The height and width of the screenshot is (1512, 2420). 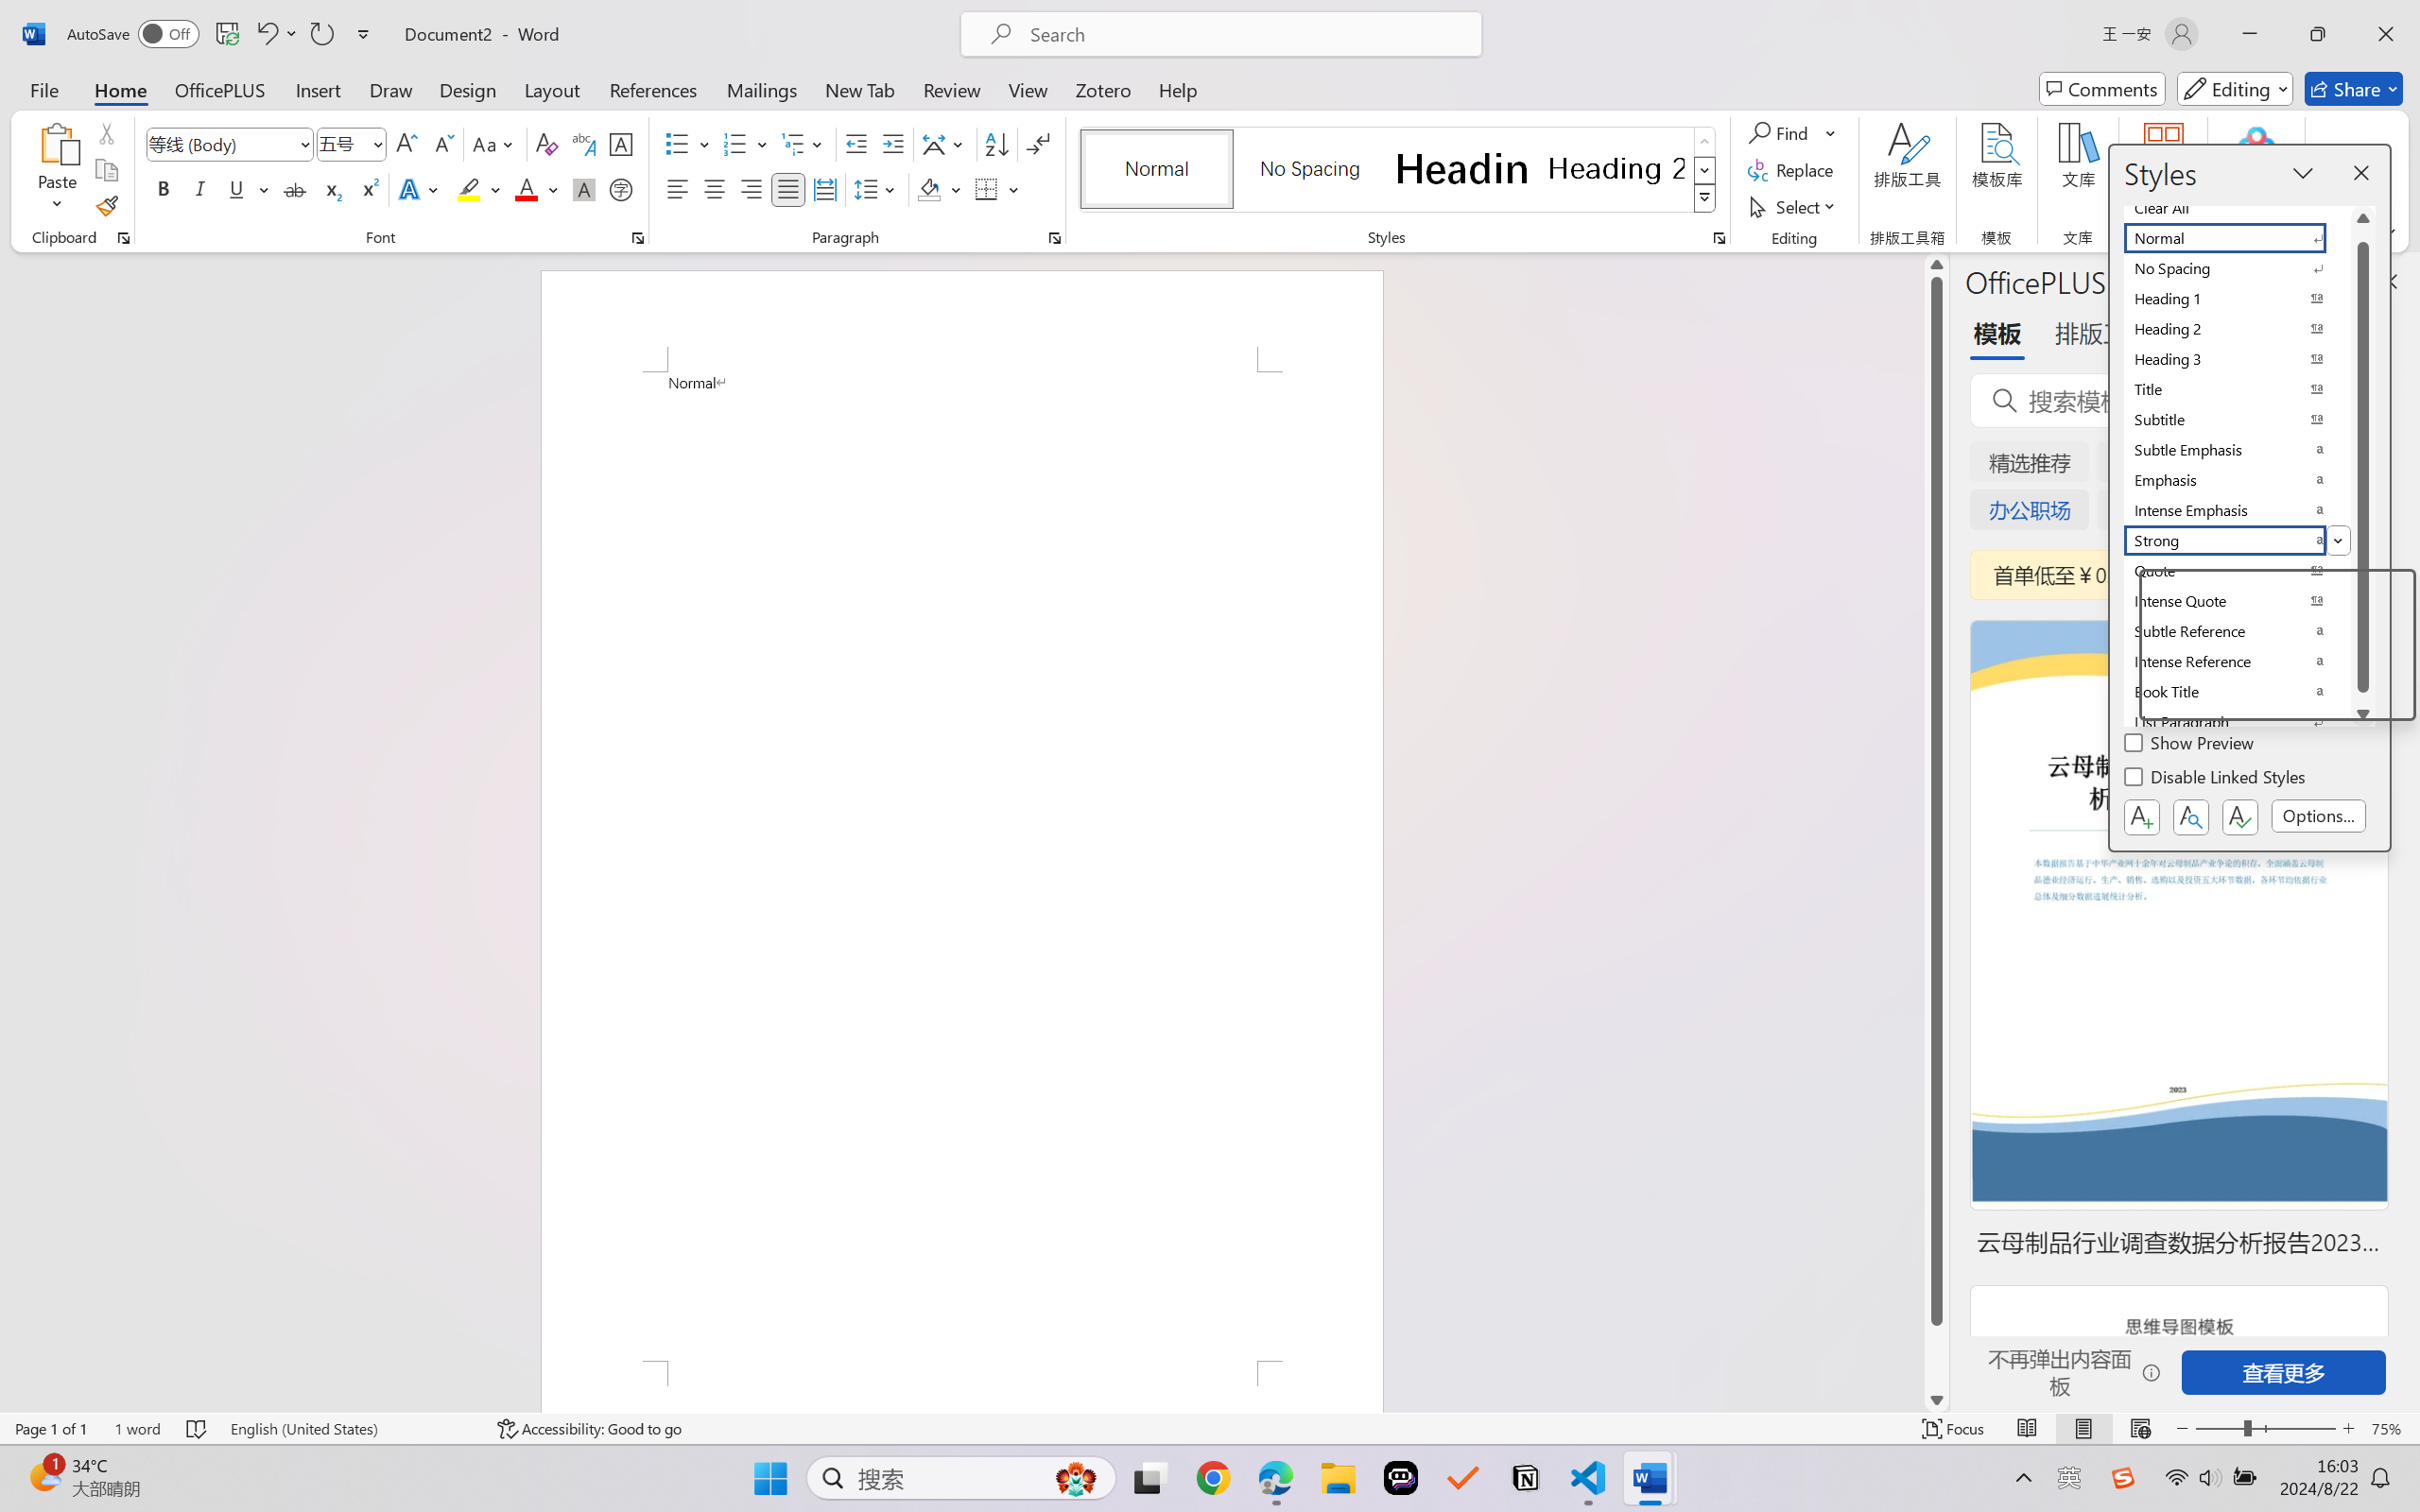 What do you see at coordinates (745, 144) in the screenshot?
I see `'Numbering'` at bounding box center [745, 144].